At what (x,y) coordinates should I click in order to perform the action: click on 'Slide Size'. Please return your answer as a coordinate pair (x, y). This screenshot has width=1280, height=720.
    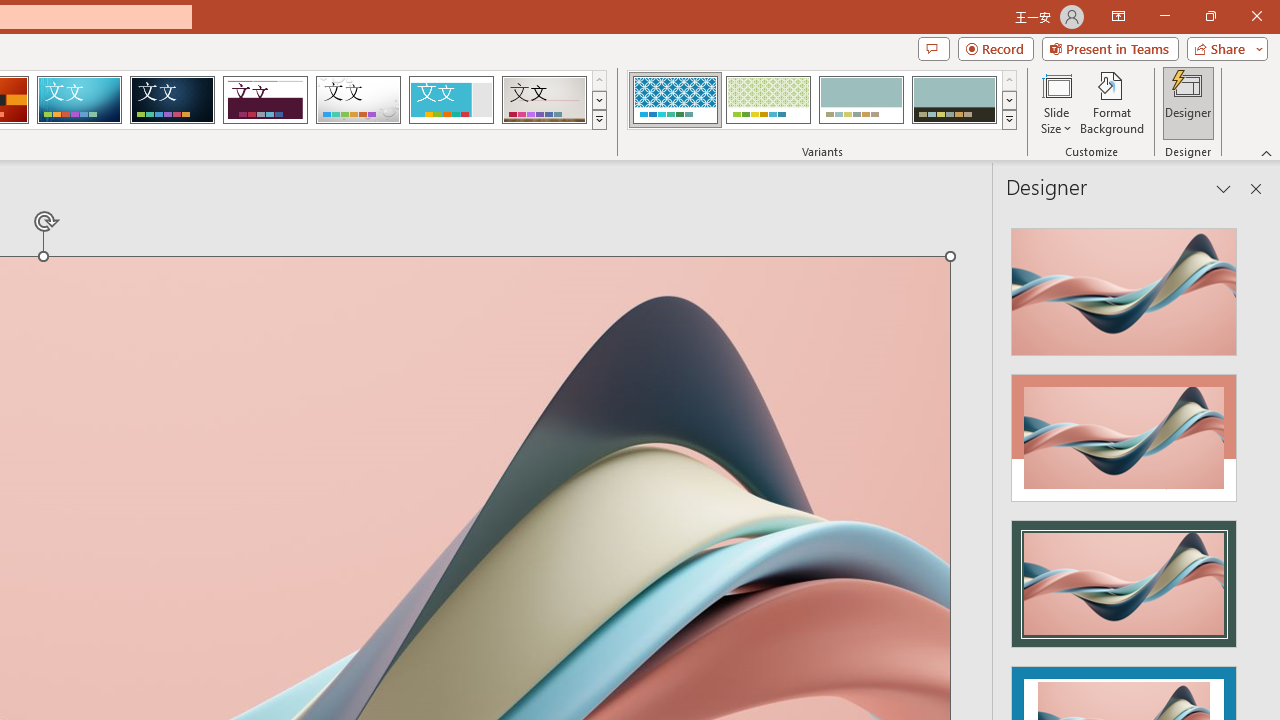
    Looking at the image, I should click on (1055, 103).